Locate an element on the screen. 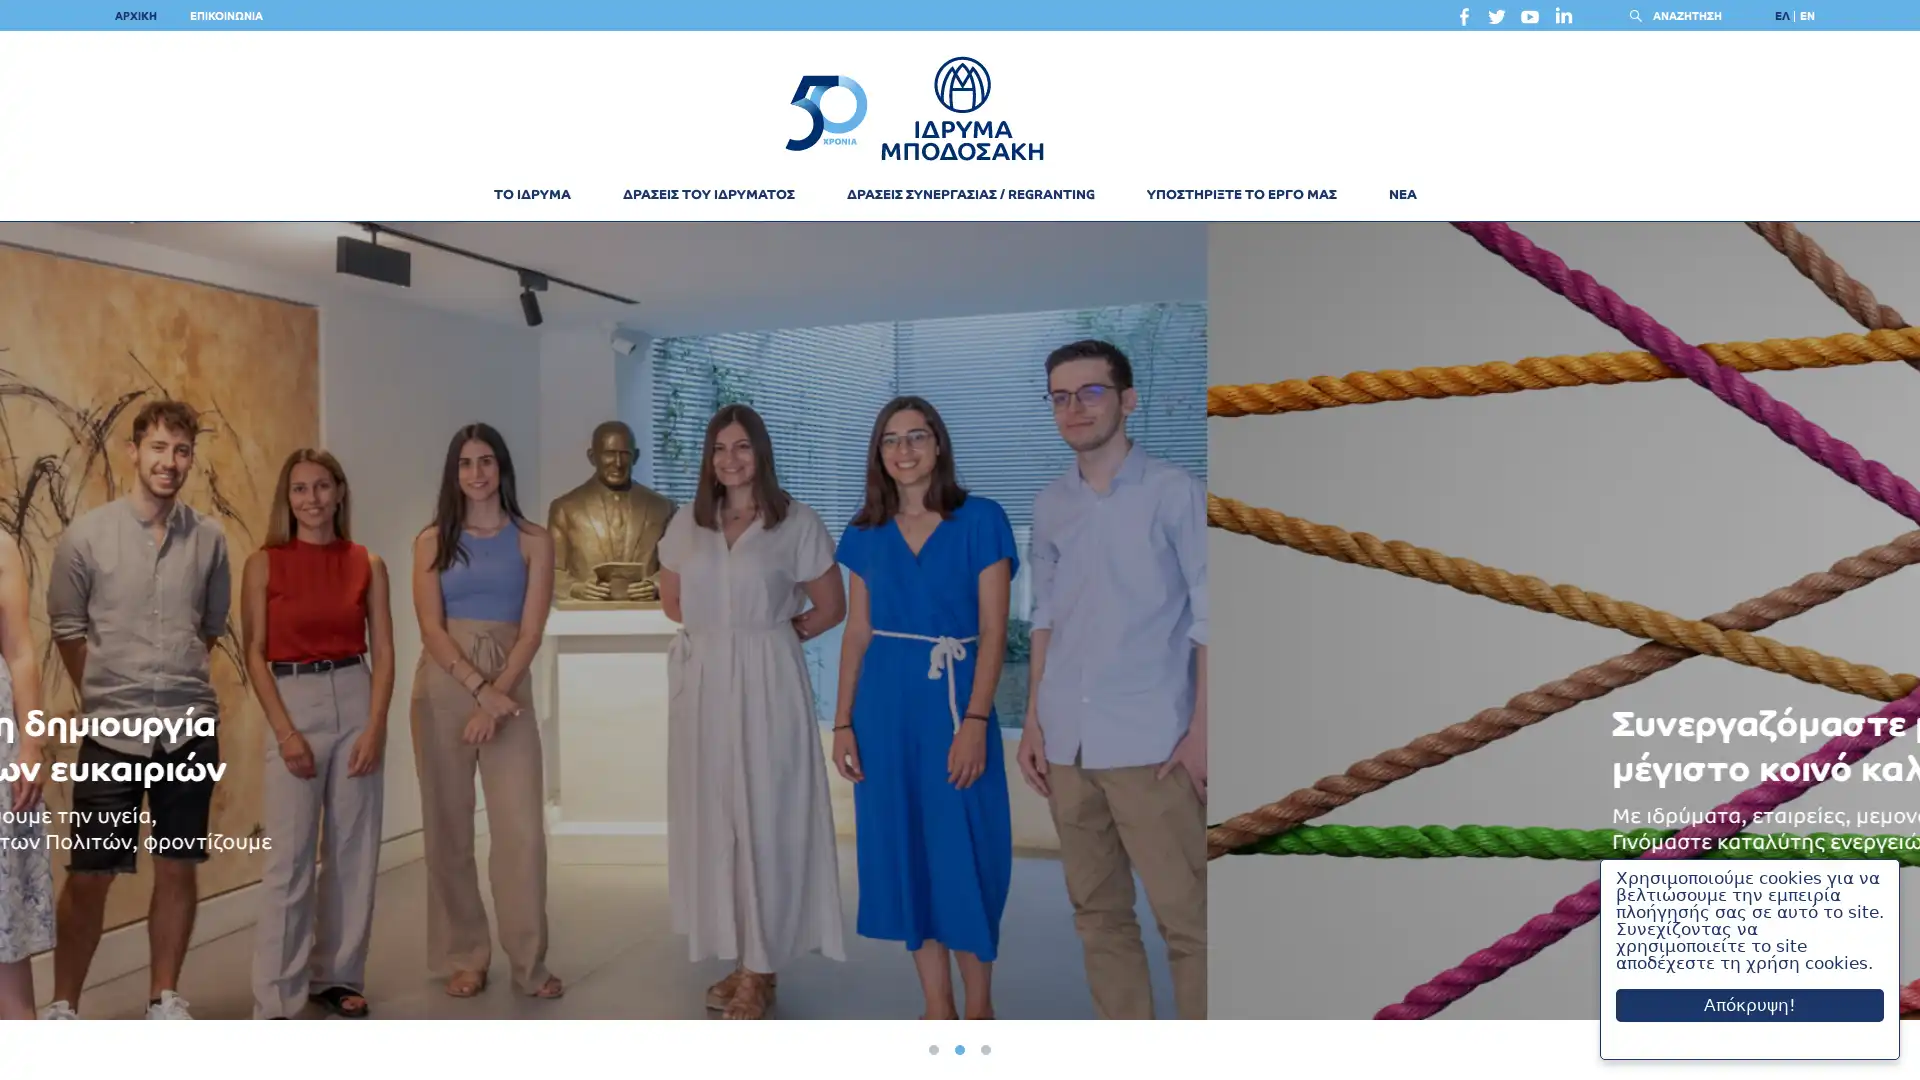  1 is located at coordinates (933, 1044).